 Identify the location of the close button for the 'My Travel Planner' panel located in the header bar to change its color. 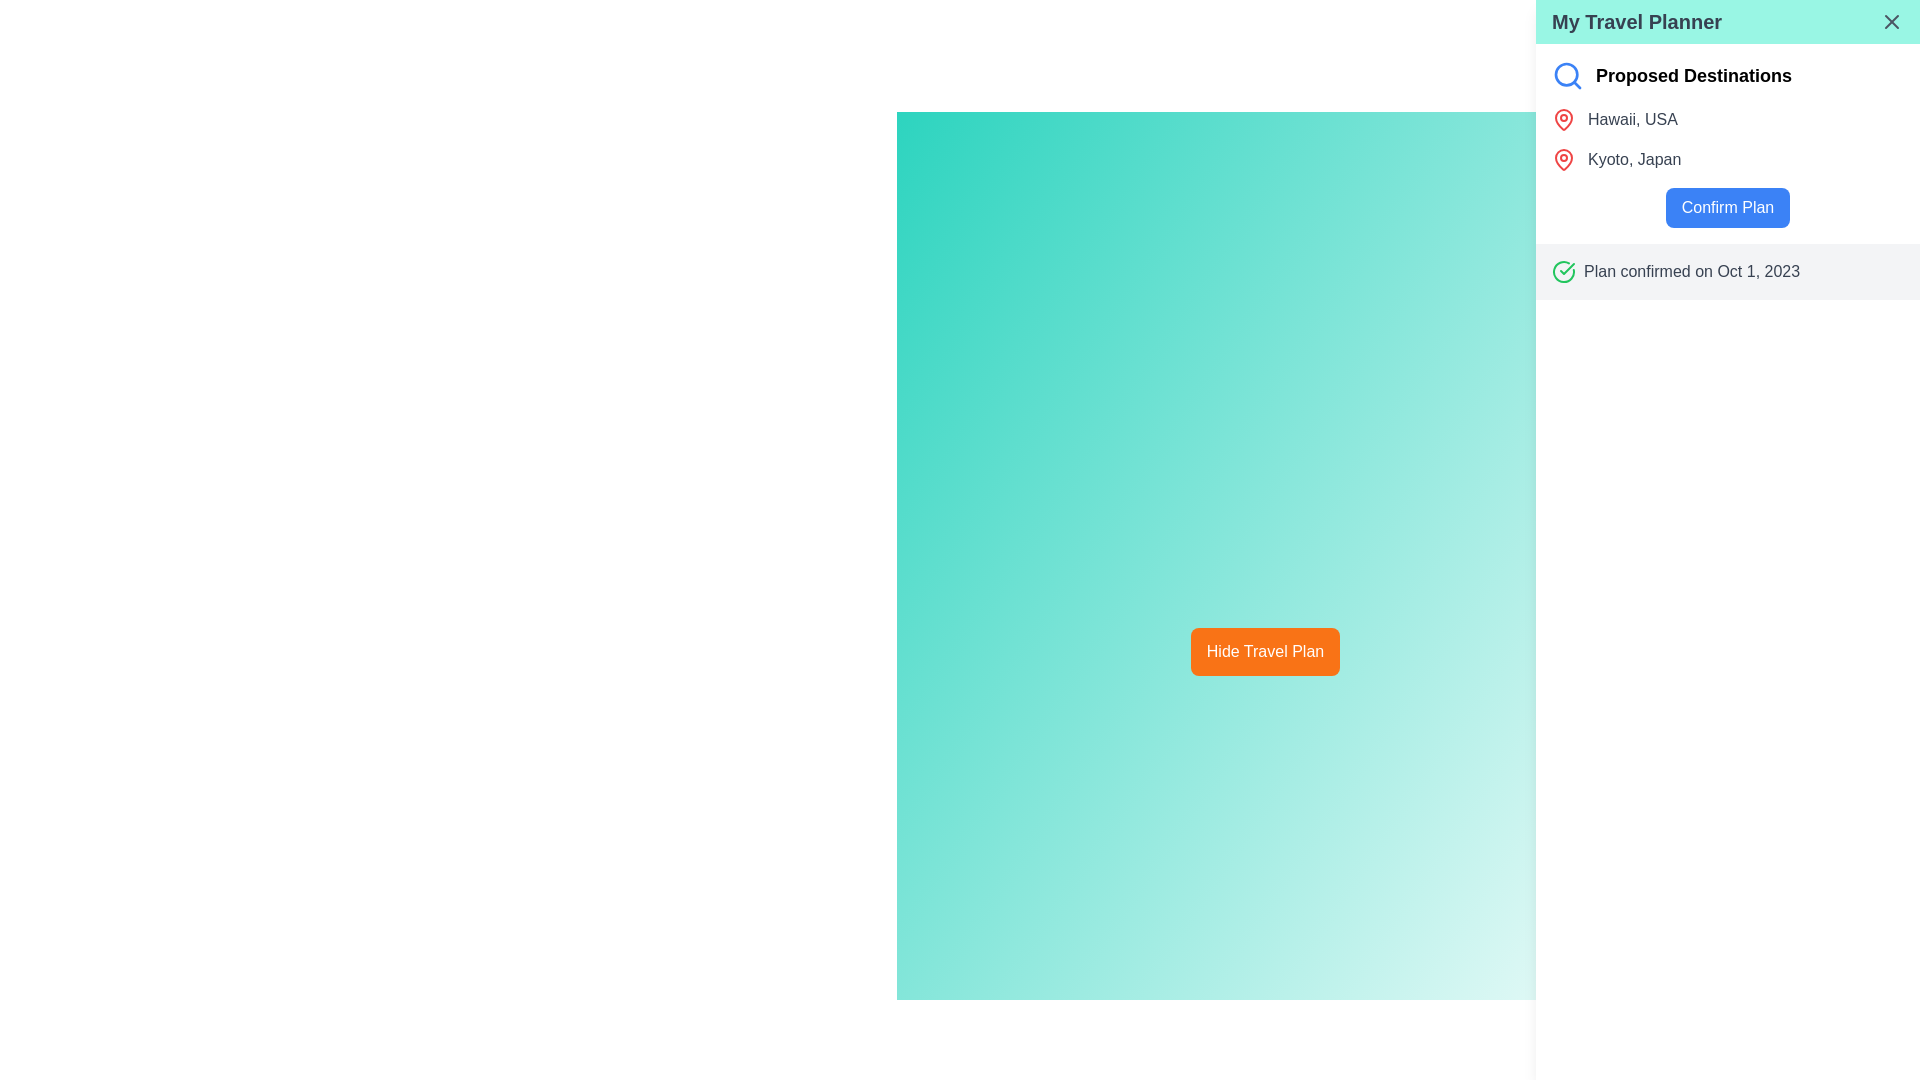
(1890, 22).